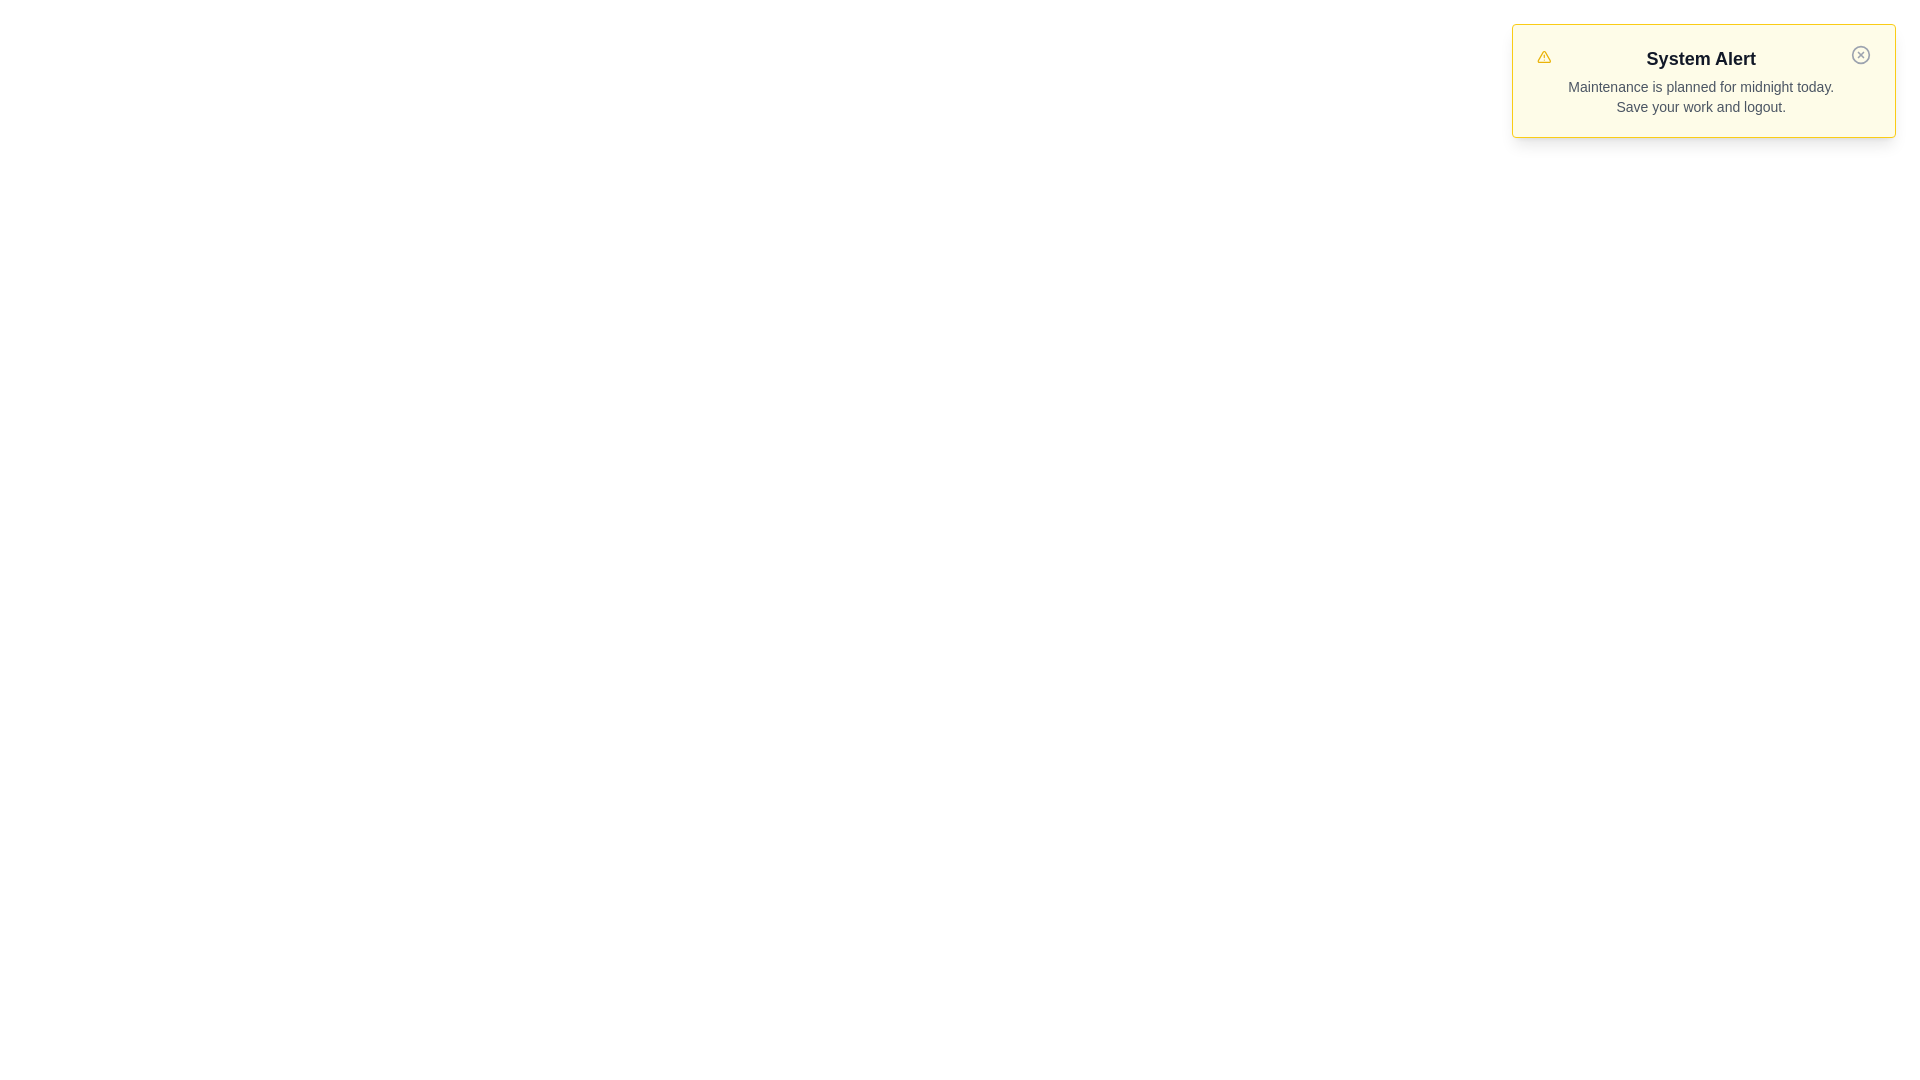 The height and width of the screenshot is (1080, 1920). What do you see at coordinates (1860, 53) in the screenshot?
I see `the close button of the notification` at bounding box center [1860, 53].